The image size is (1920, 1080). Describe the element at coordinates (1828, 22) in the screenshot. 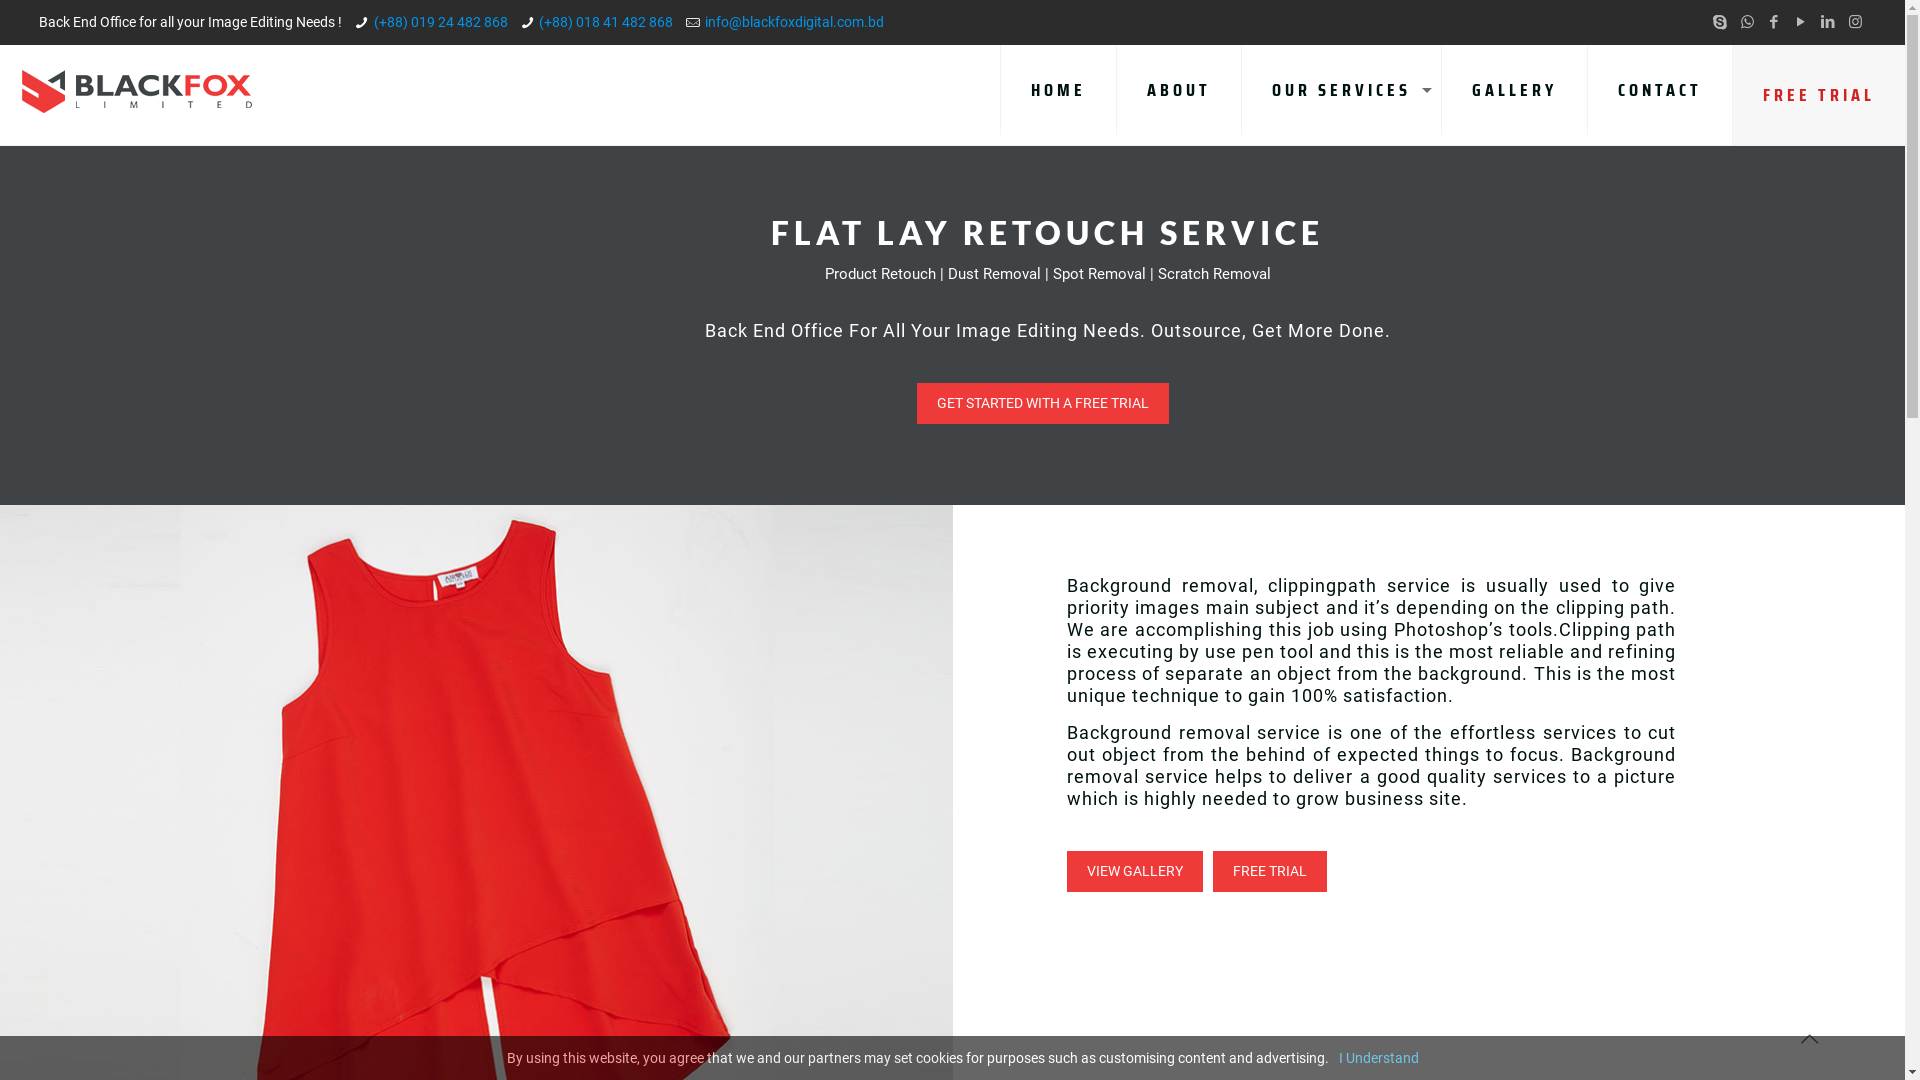

I see `'LinkedIn'` at that location.